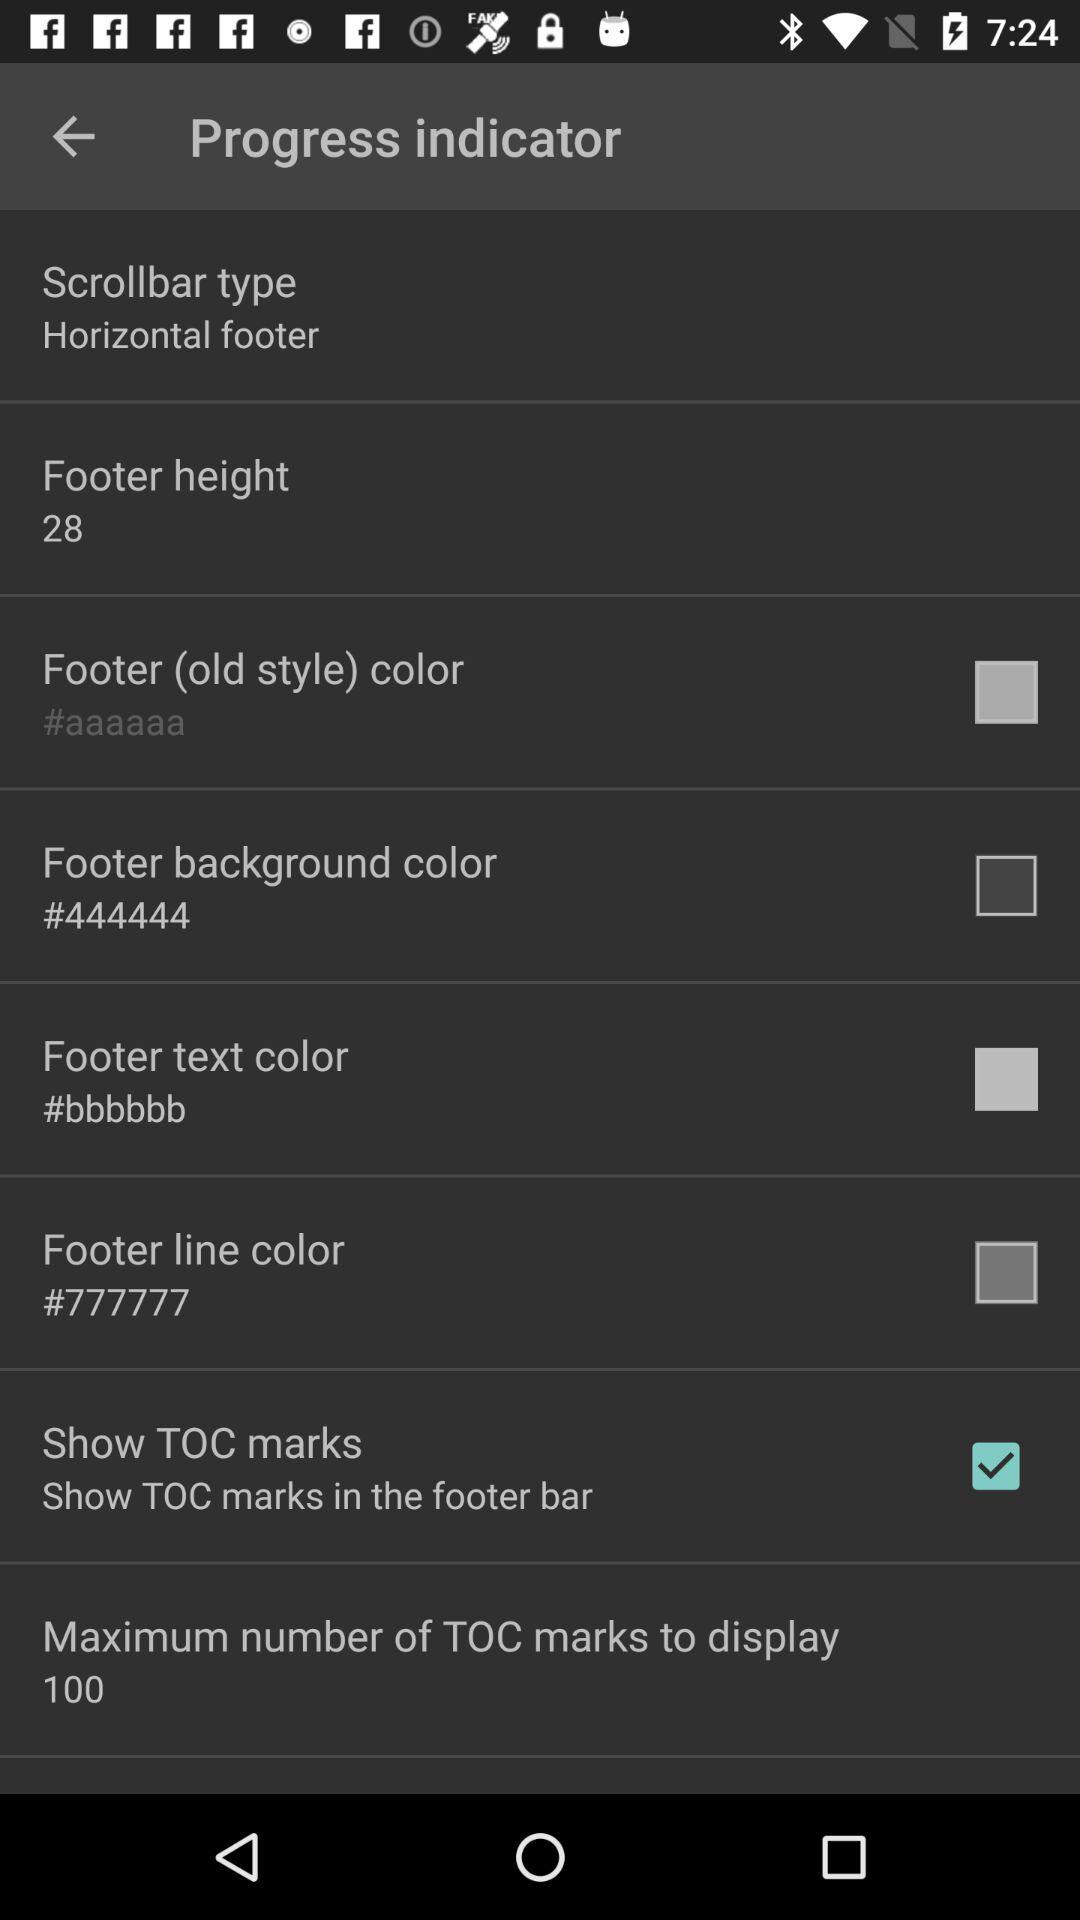 The image size is (1080, 1920). I want to click on icon above show toc marks icon, so click(116, 1301).